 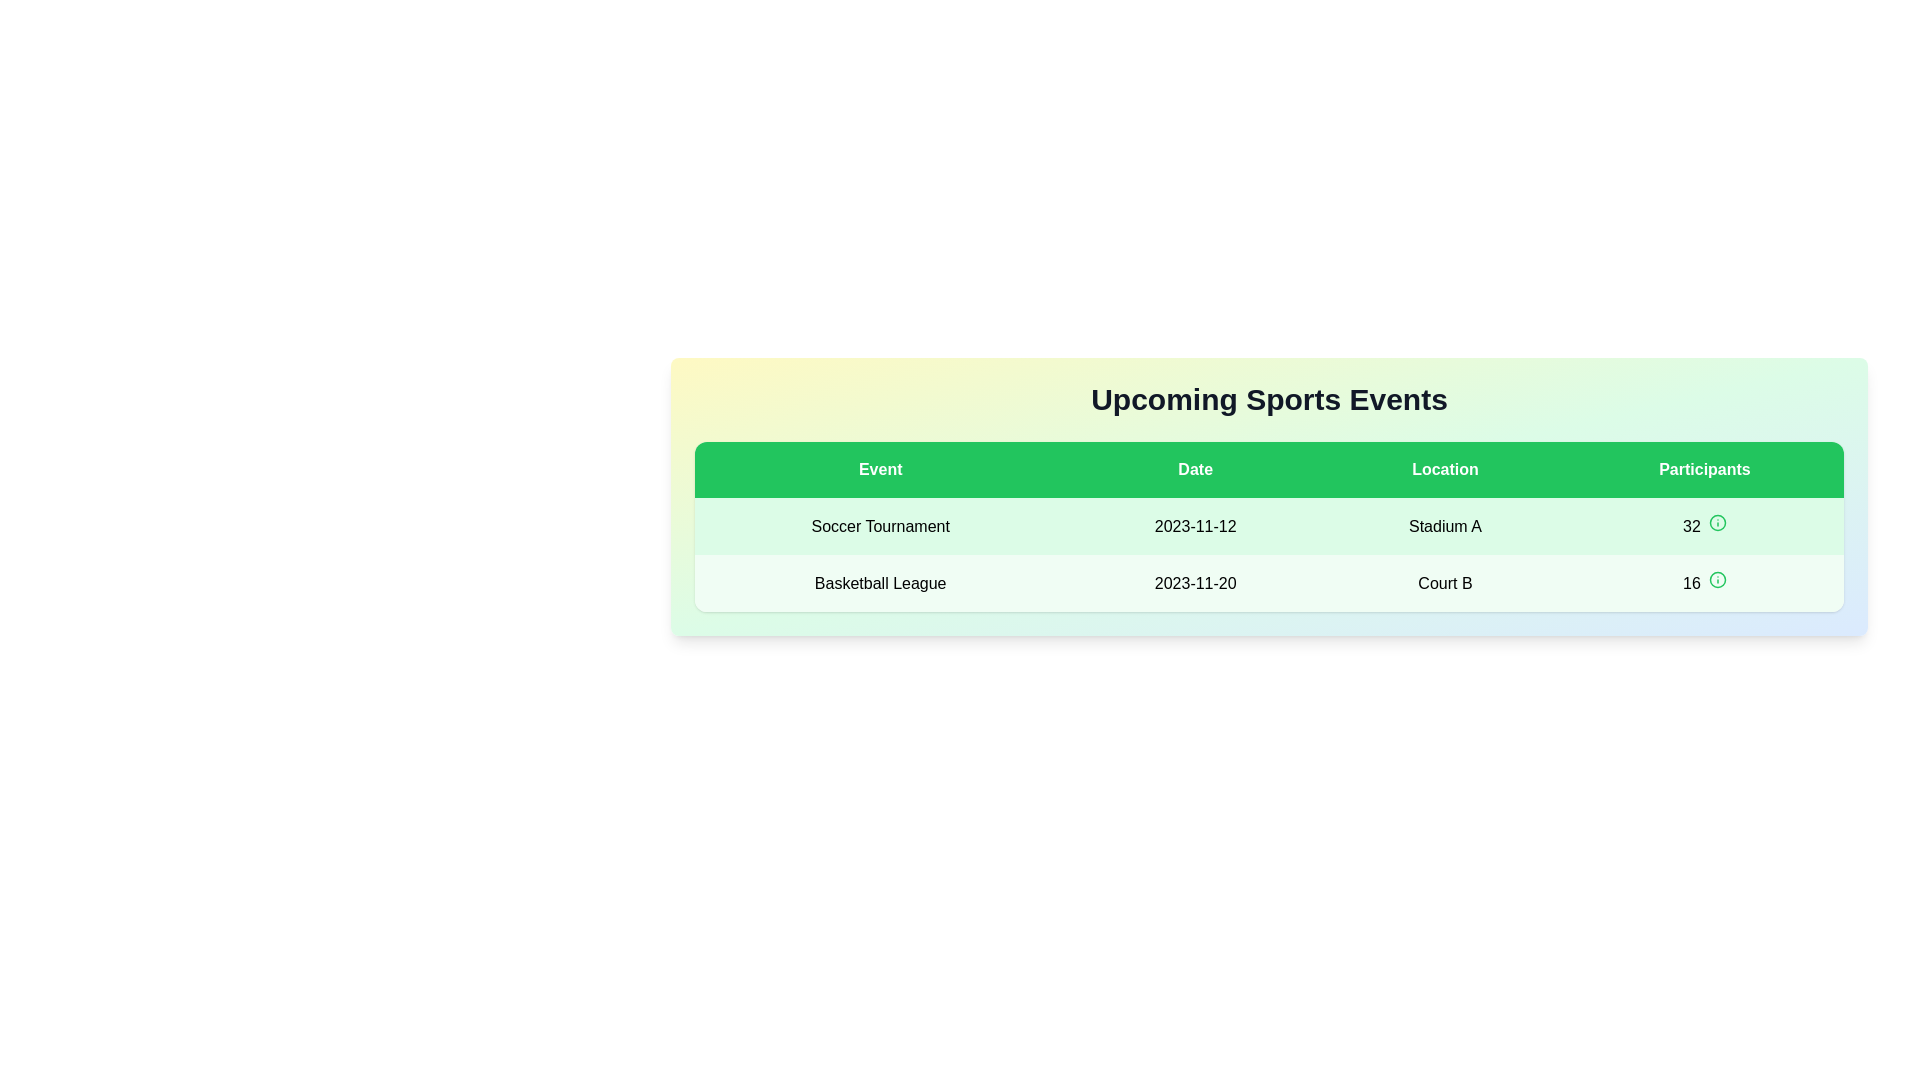 What do you see at coordinates (1268, 583) in the screenshot?
I see `the second row in the 'Upcoming Sports Events' table that displays details about the 'Basketball League' event` at bounding box center [1268, 583].